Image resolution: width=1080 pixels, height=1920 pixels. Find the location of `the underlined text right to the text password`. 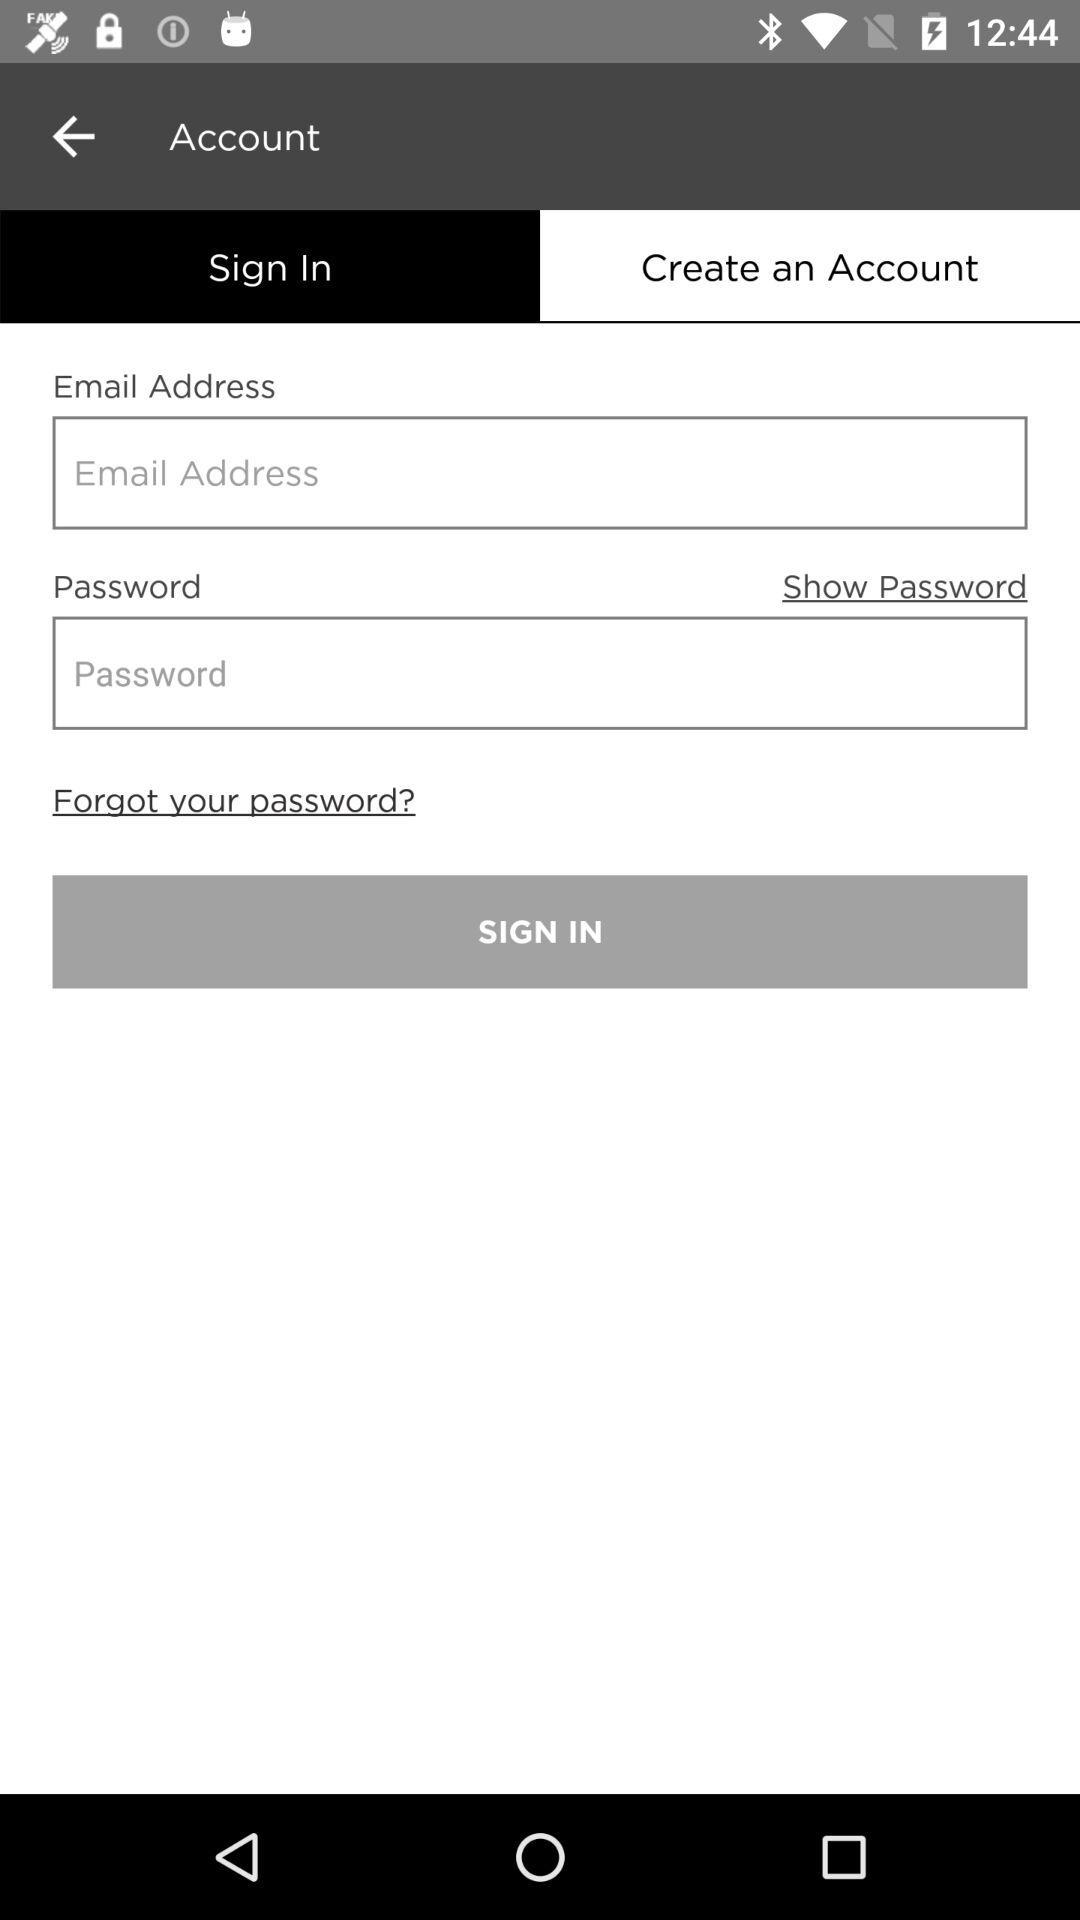

the underlined text right to the text password is located at coordinates (905, 572).